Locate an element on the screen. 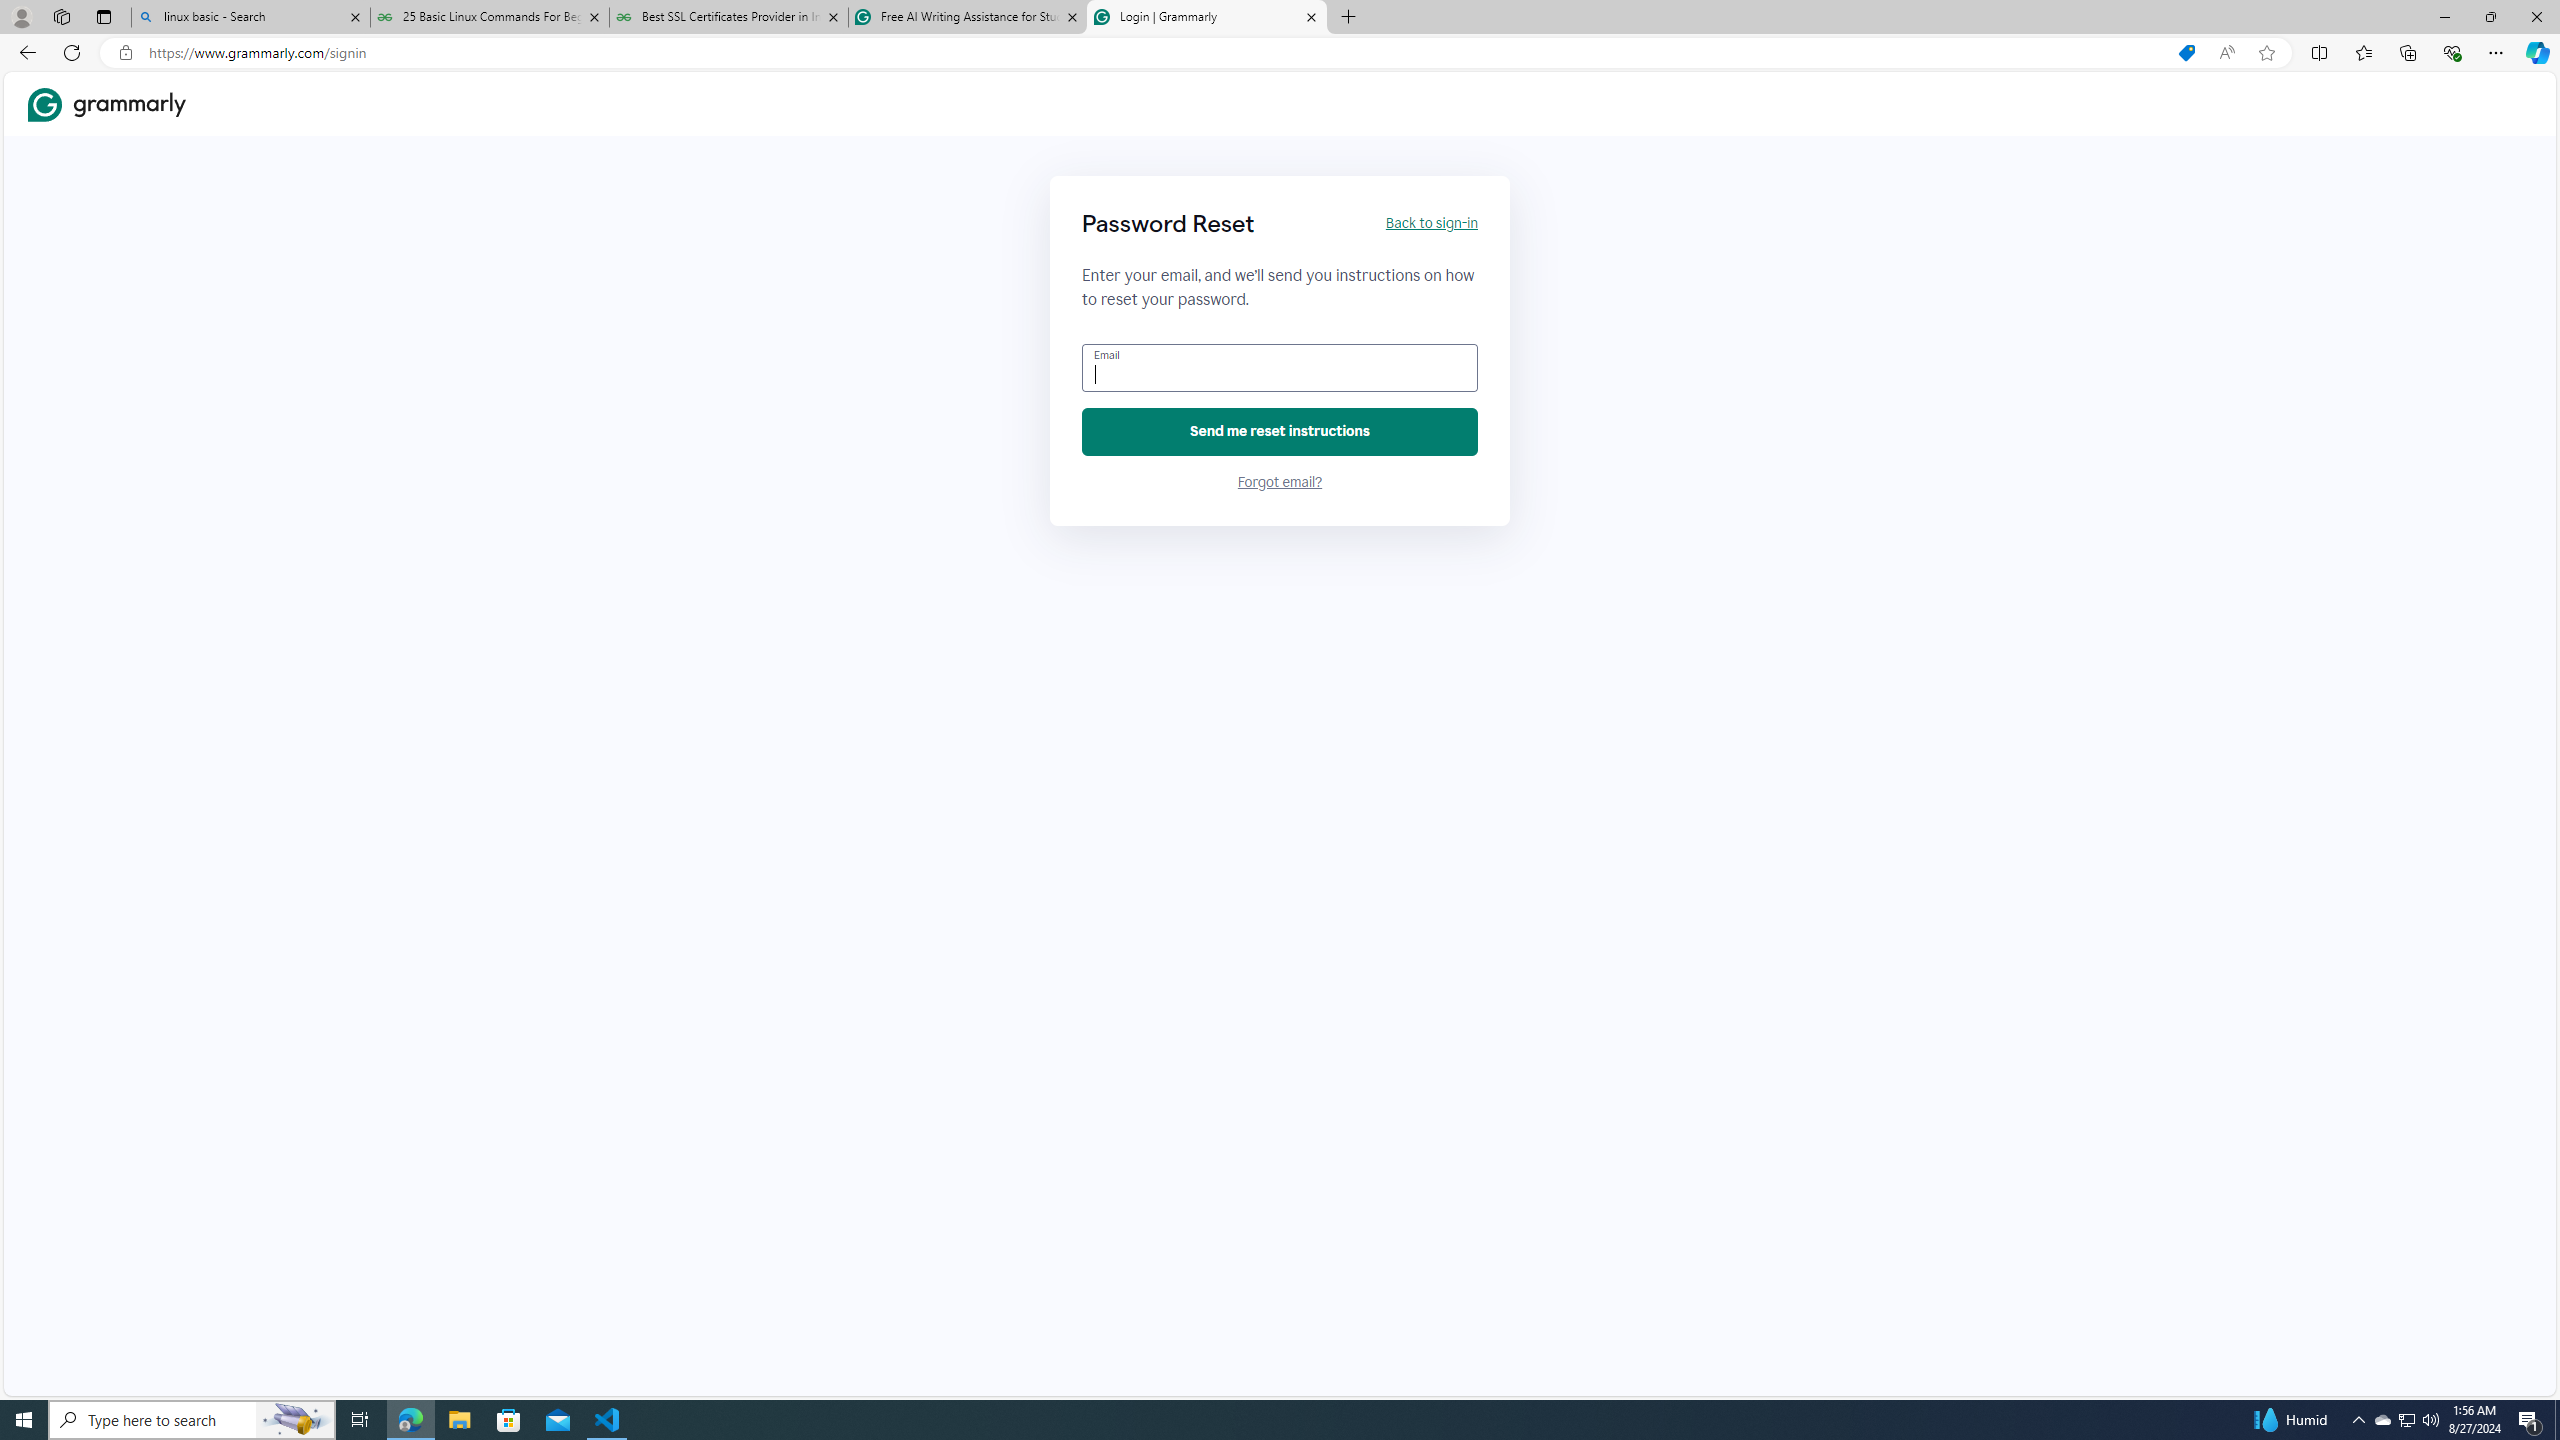  'Back to sign-in' is located at coordinates (1430, 222).